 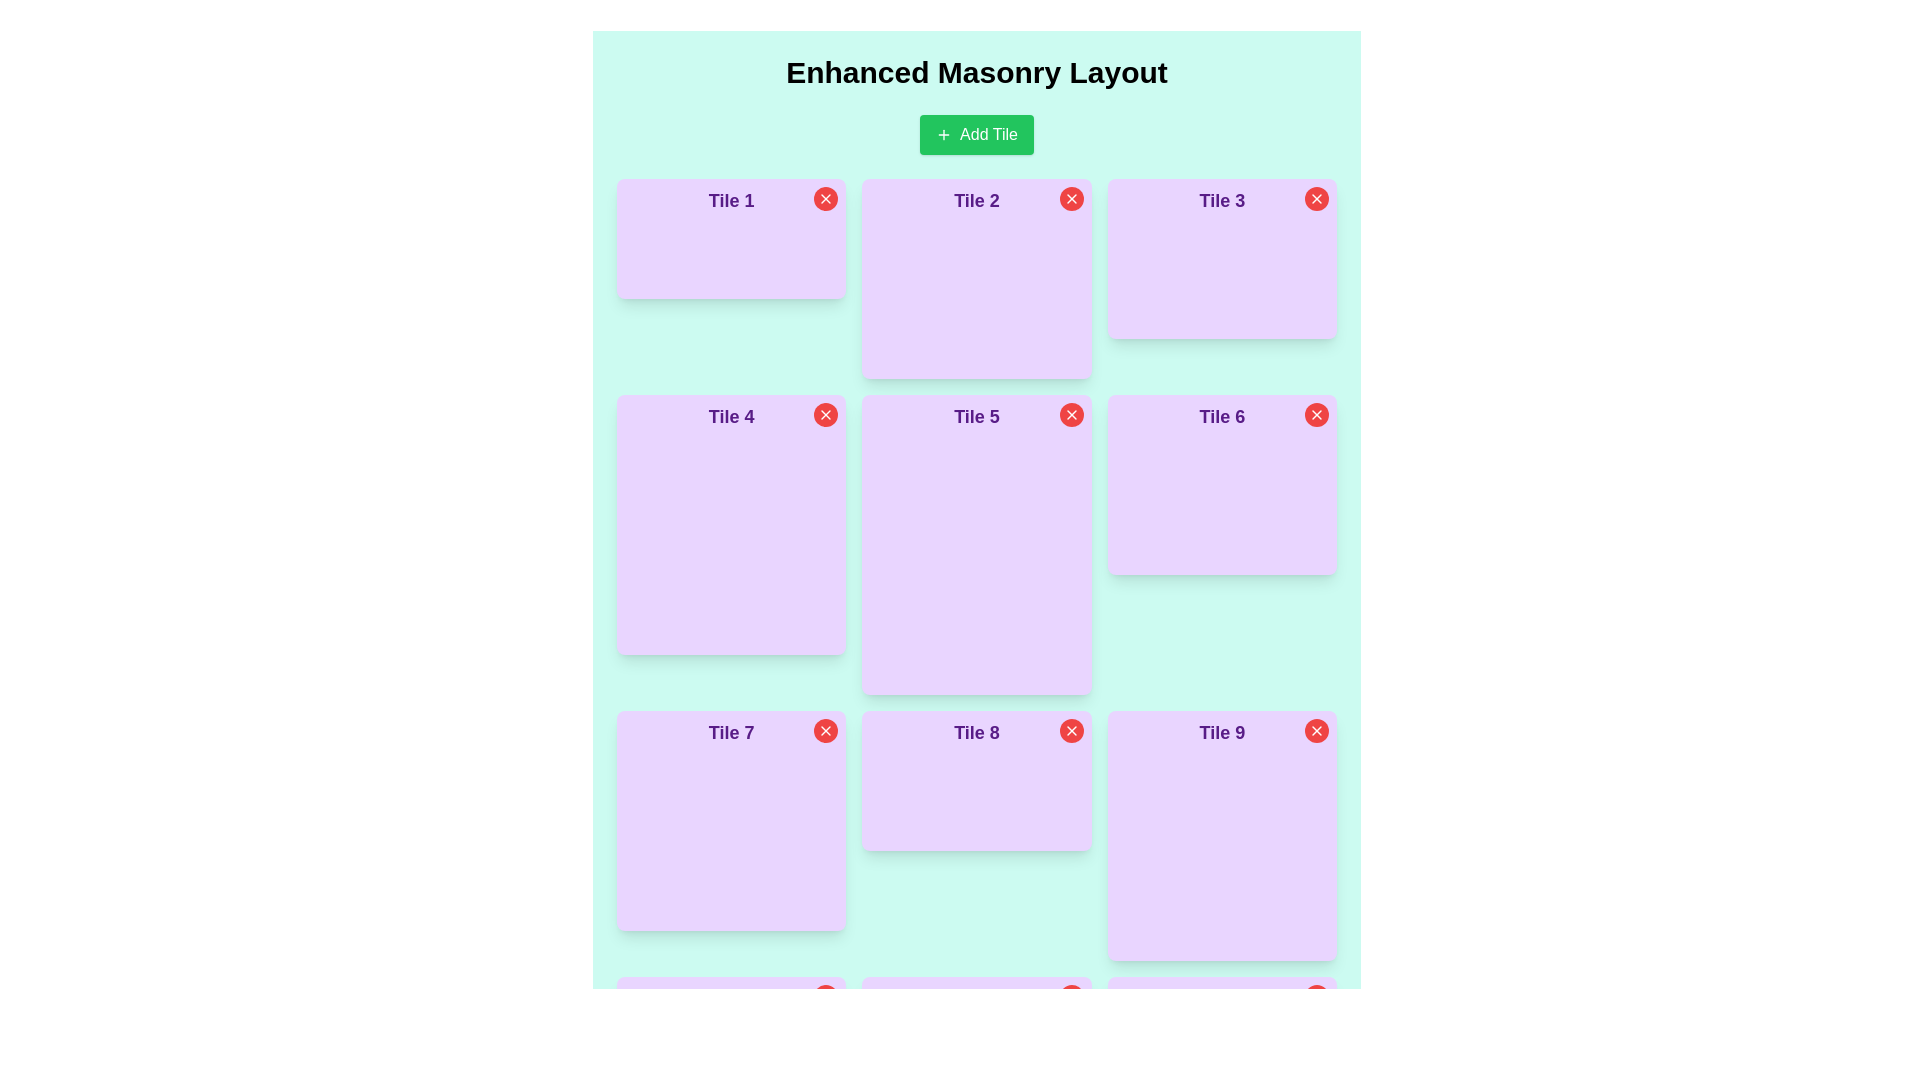 What do you see at coordinates (976, 779) in the screenshot?
I see `the card component with an interactive button located in the middle row of the grid layout` at bounding box center [976, 779].